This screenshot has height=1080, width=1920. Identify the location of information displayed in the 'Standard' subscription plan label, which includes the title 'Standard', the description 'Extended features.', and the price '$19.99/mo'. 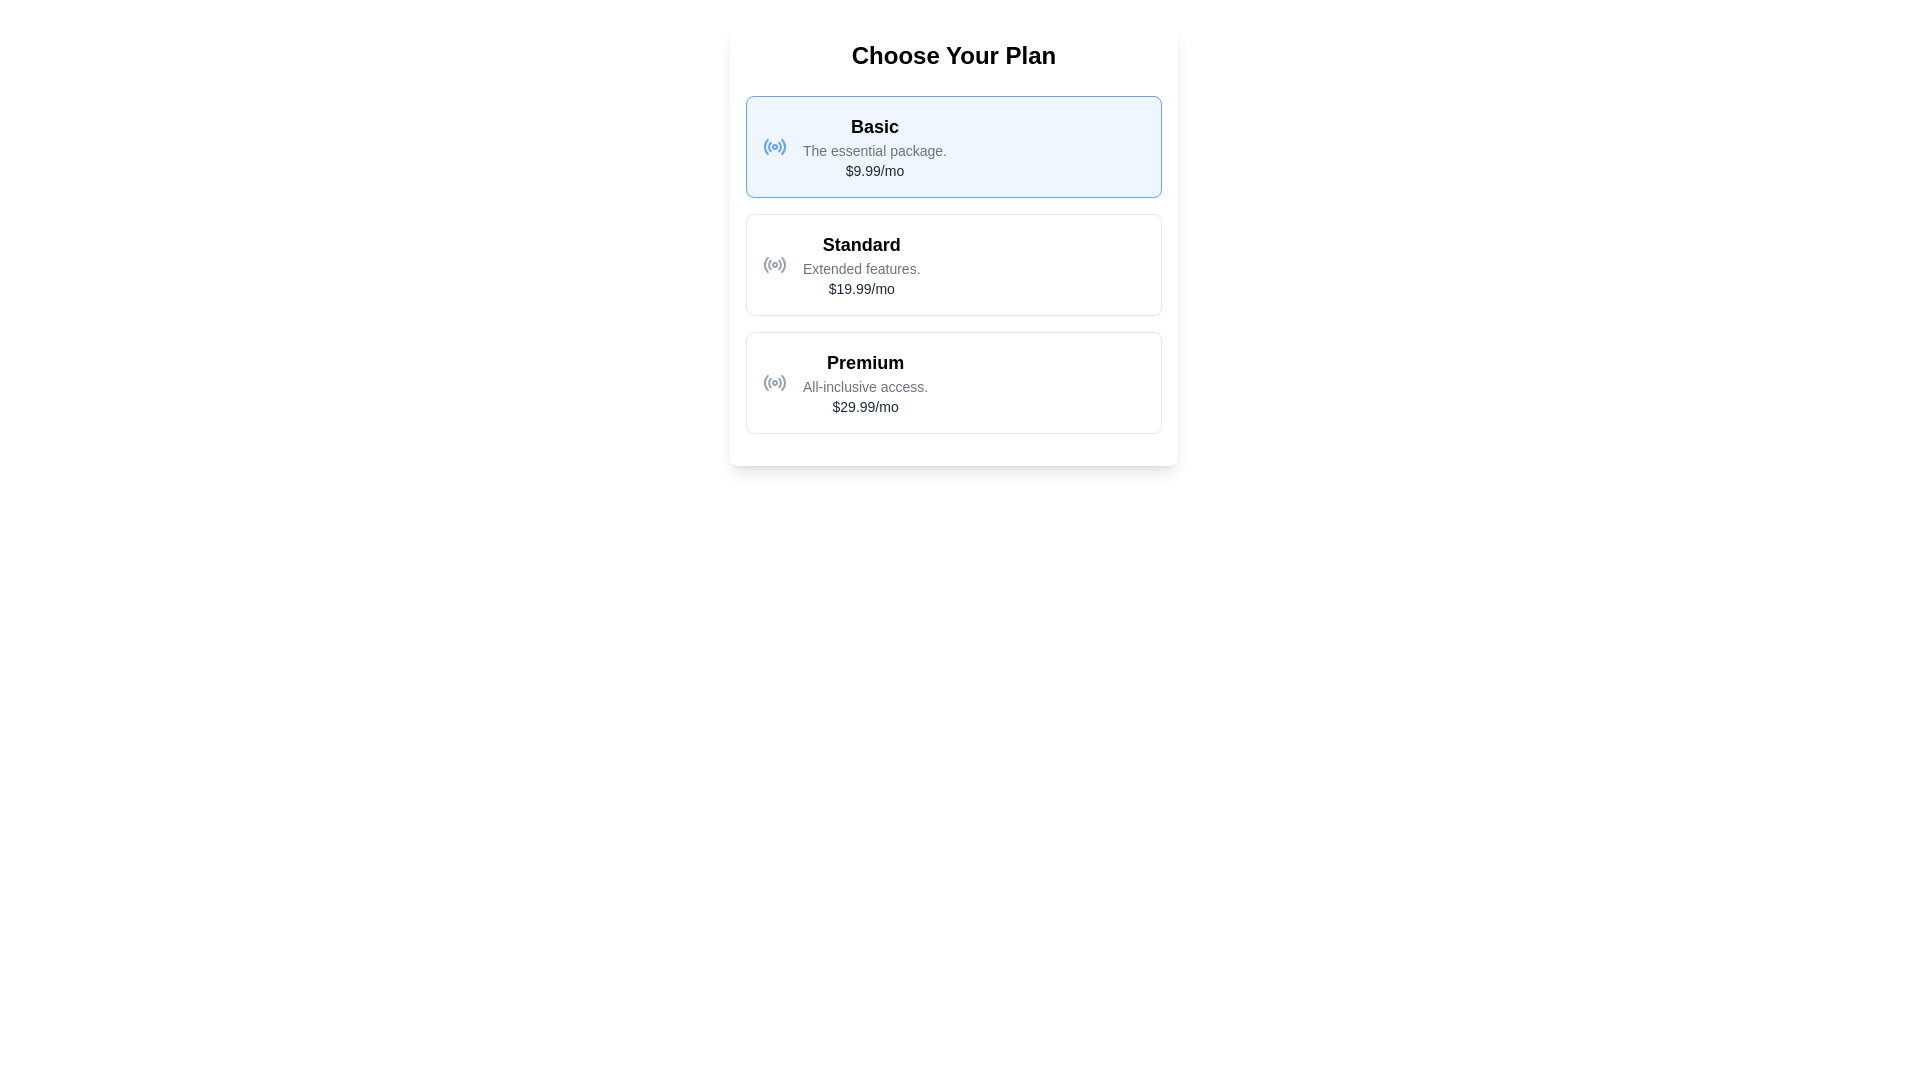
(861, 264).